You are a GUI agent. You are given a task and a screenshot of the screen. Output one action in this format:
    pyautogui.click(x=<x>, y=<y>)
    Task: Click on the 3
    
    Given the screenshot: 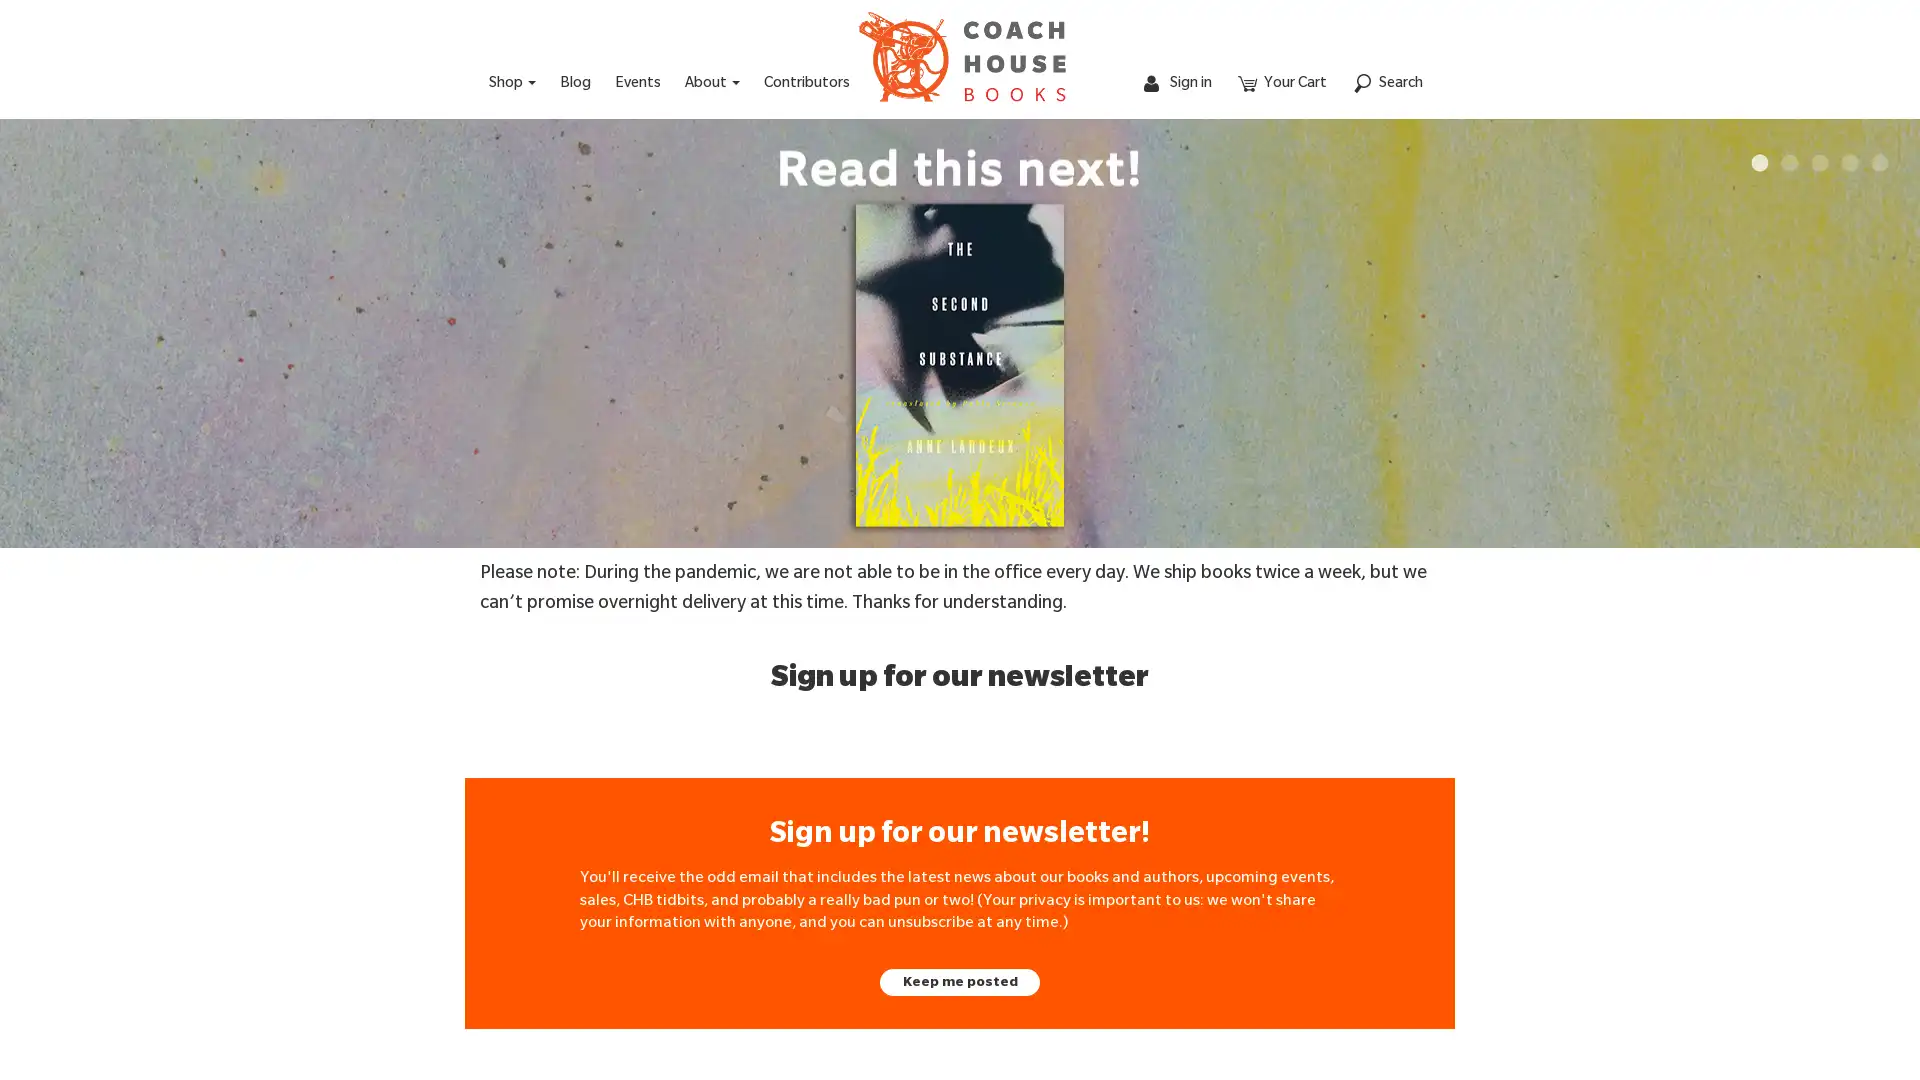 What is the action you would take?
    pyautogui.click(x=1819, y=163)
    